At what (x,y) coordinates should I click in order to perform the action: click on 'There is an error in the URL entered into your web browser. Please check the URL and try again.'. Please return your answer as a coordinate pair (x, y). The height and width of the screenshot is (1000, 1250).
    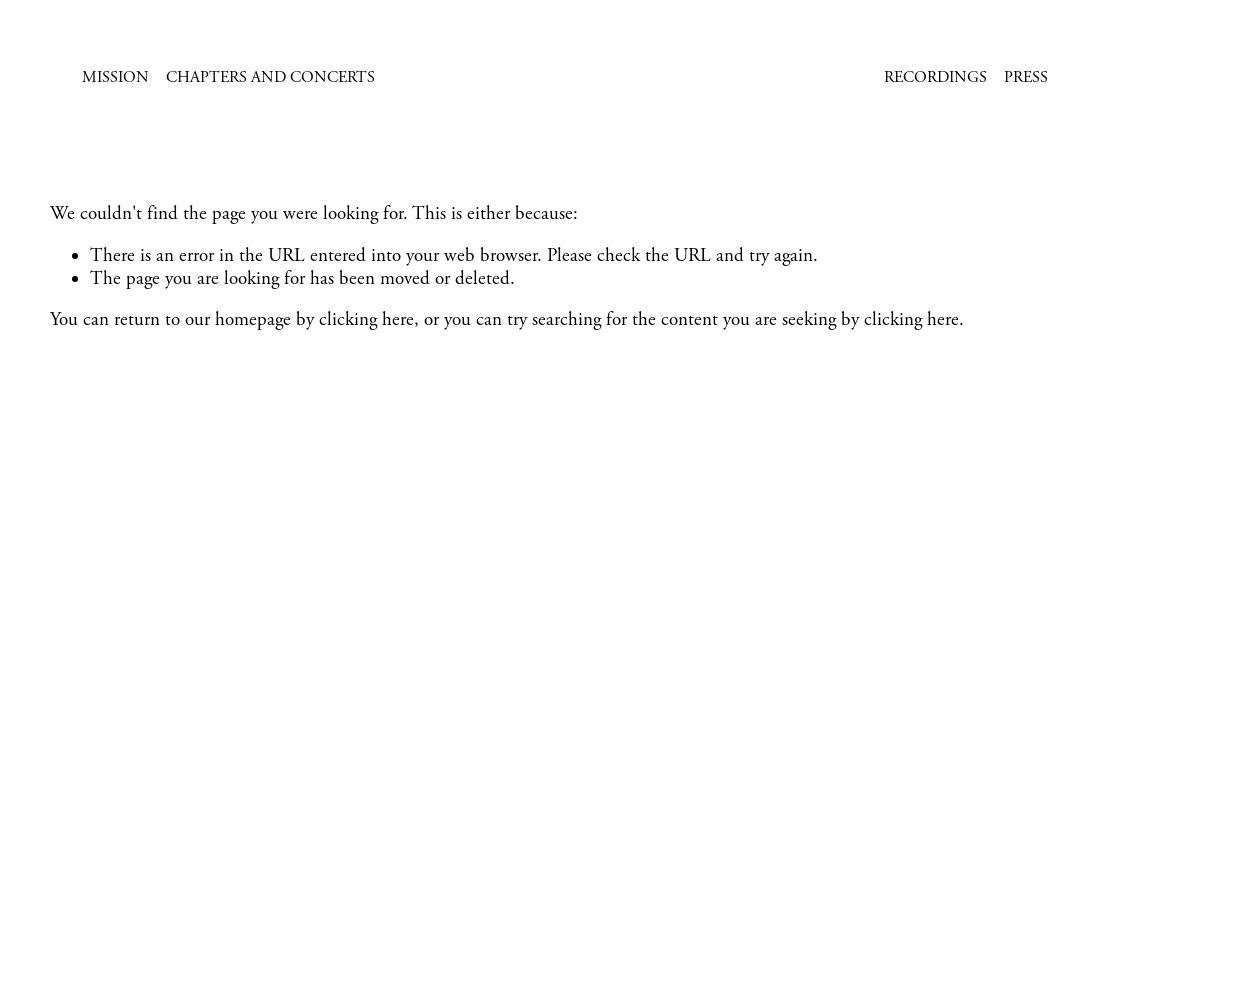
    Looking at the image, I should click on (89, 255).